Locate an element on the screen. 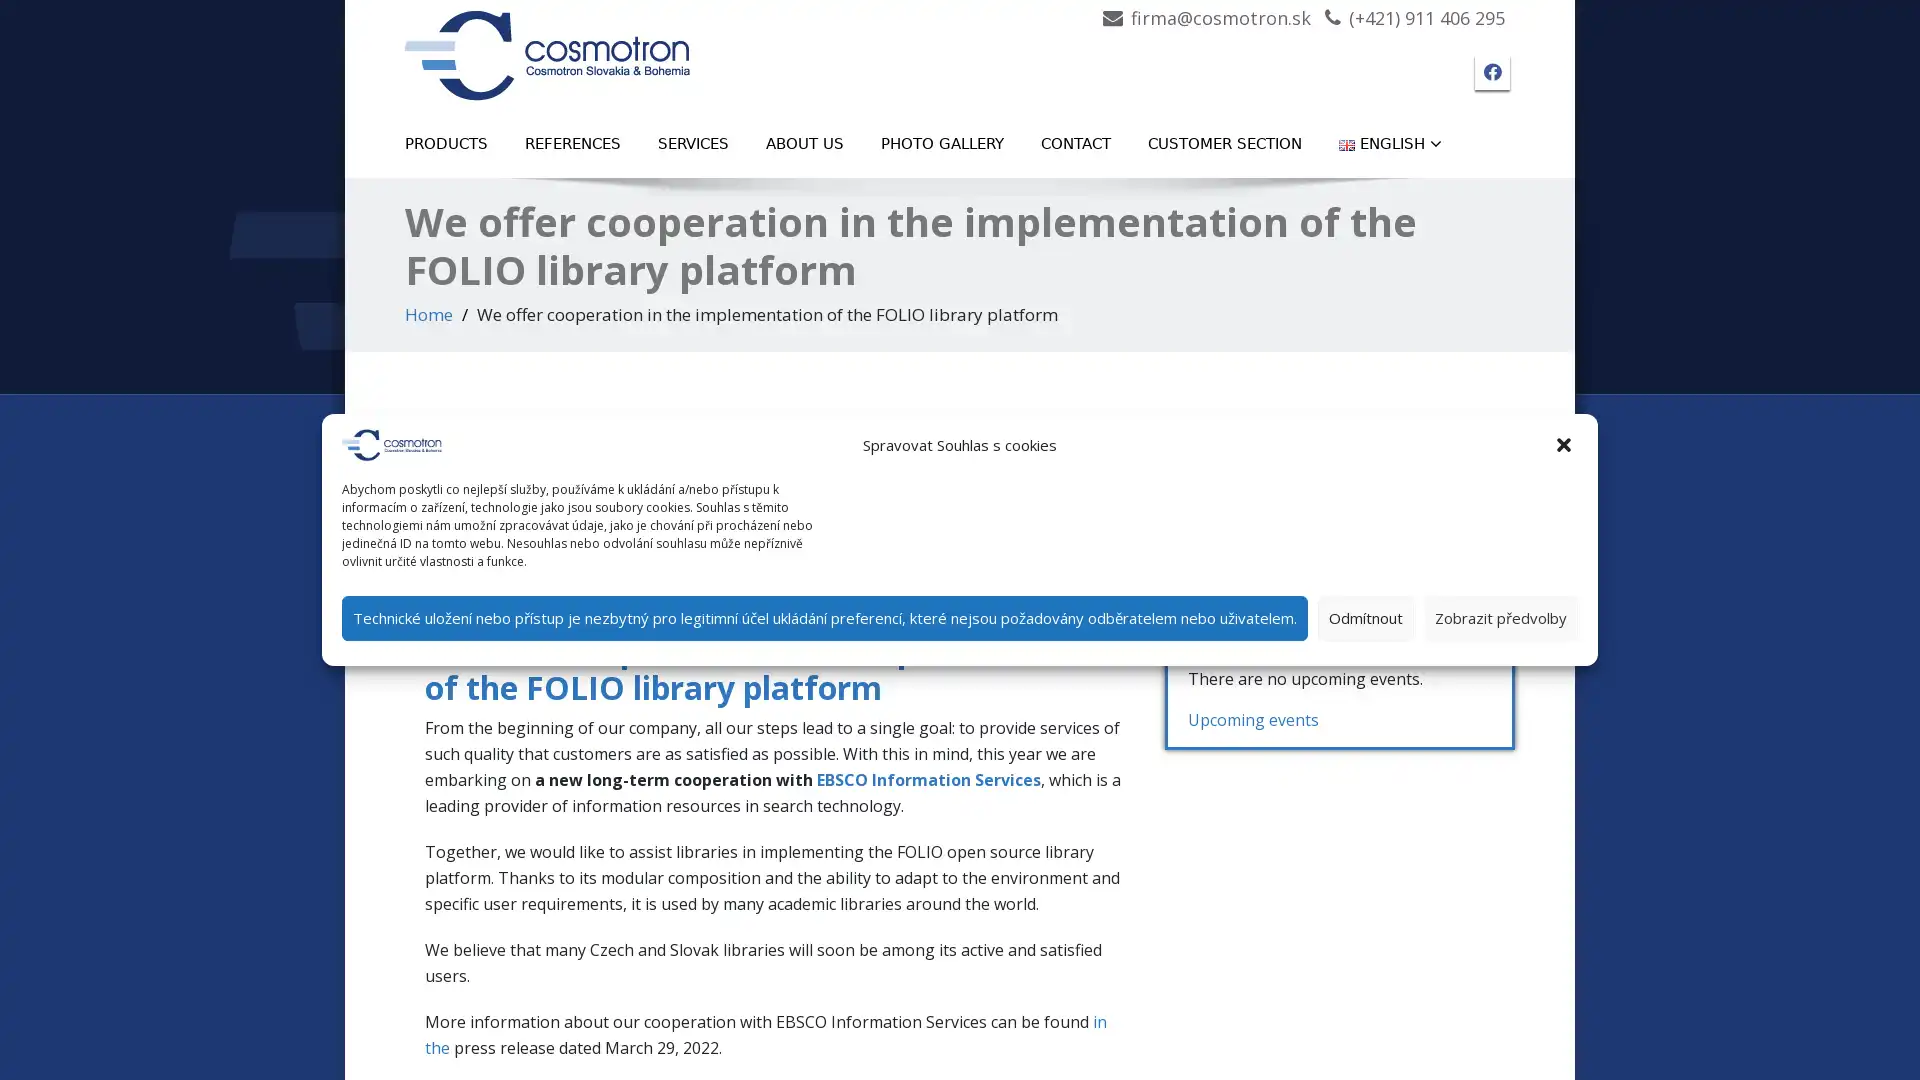 This screenshot has width=1920, height=1080. Odmitnout is located at coordinates (1365, 616).